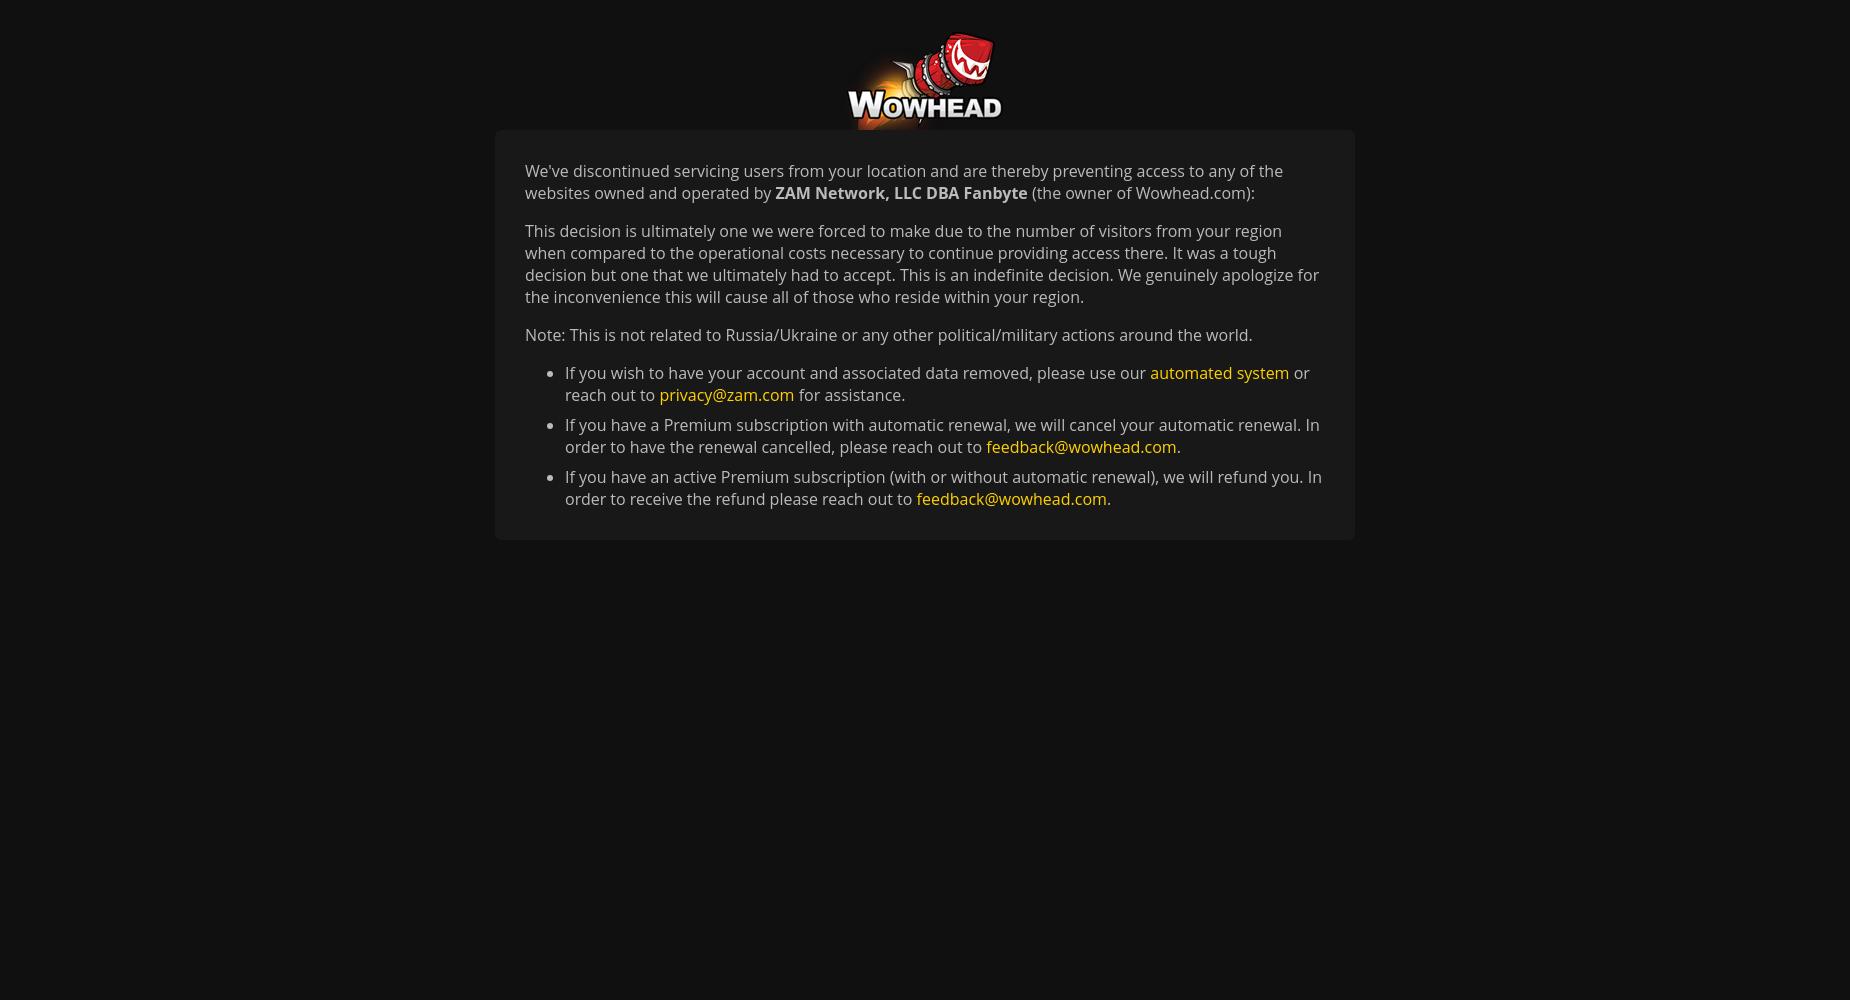 Image resolution: width=1850 pixels, height=1000 pixels. What do you see at coordinates (525, 264) in the screenshot?
I see `'This decision is ultimately one we were forced to make due to the number of visitors from your region when compared to the operational costs necessary to continue providing access there. It was a tough decision but one that we ultimately had to accept. This is an indefinite decision. We genuinely apologize for the inconvenience this will cause all of those who reside within your region.'` at bounding box center [525, 264].